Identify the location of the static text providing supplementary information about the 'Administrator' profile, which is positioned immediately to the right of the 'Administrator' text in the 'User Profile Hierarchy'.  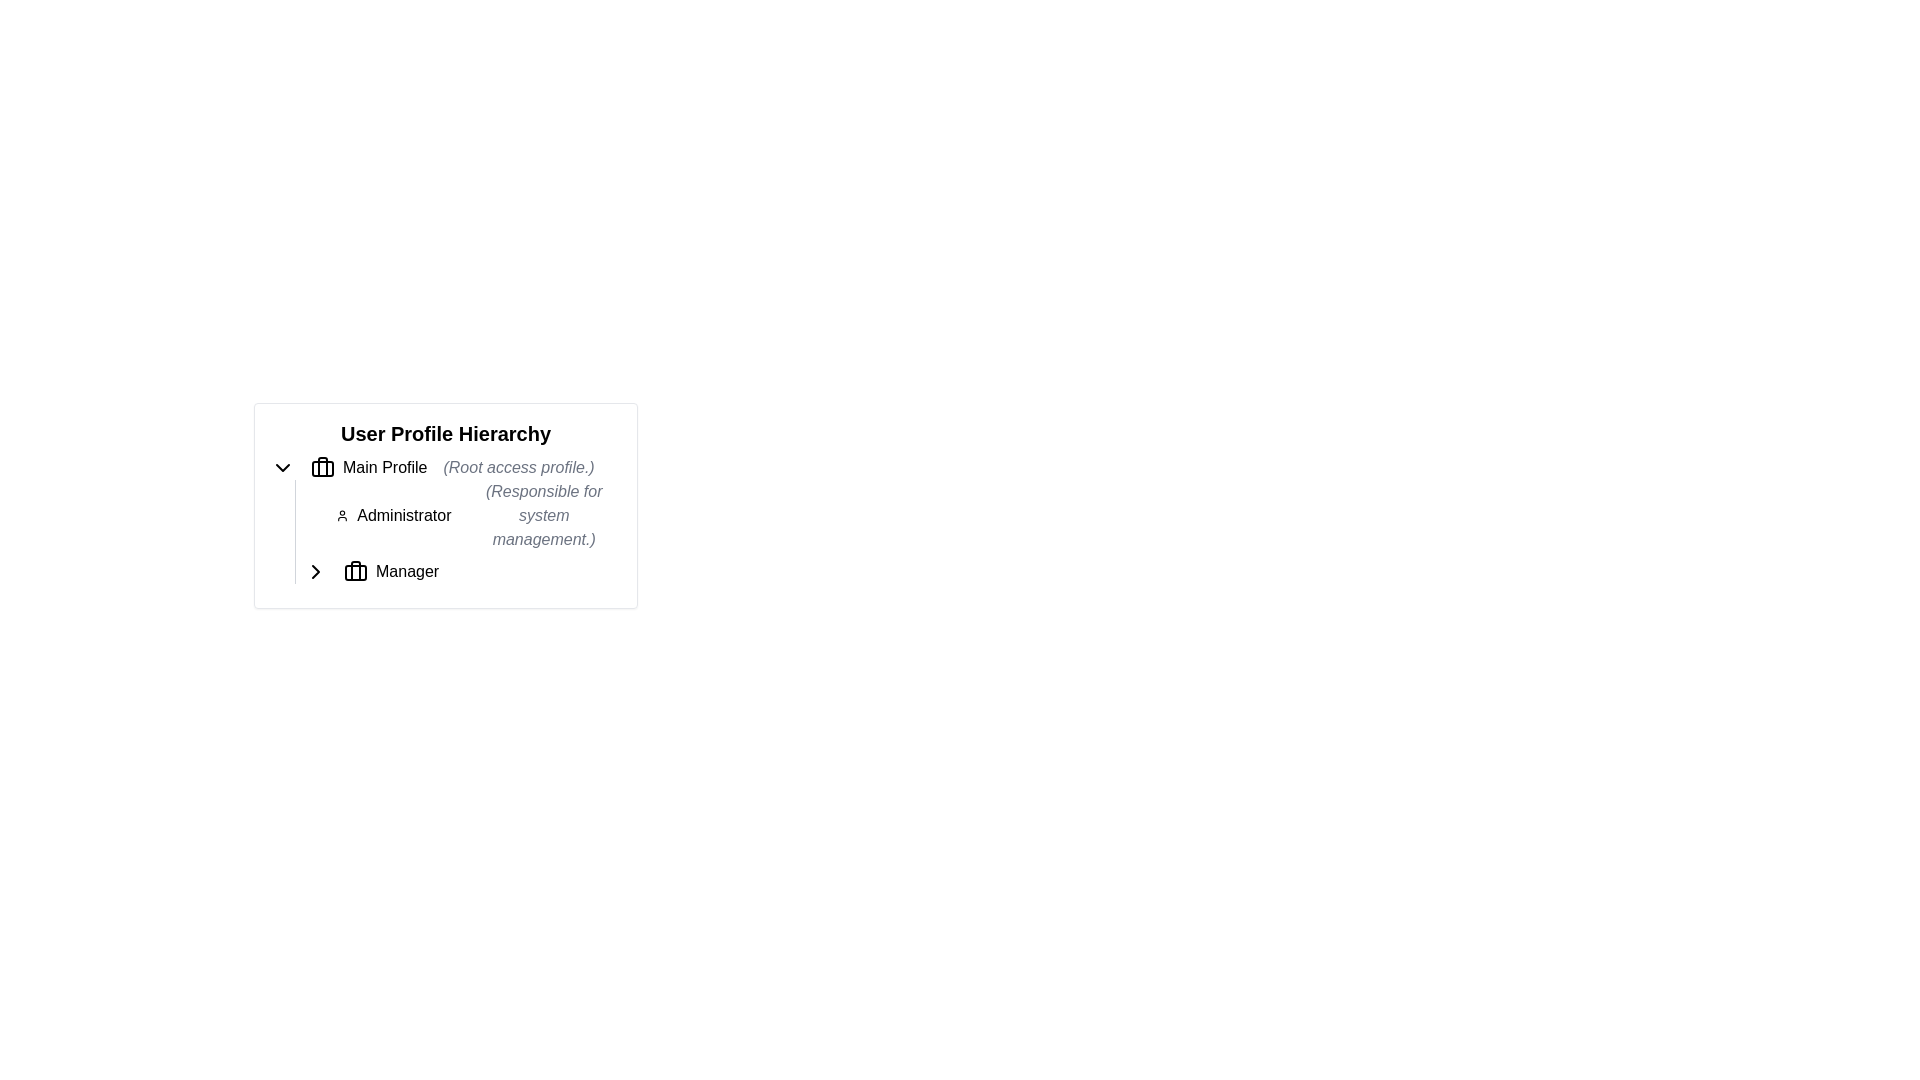
(544, 515).